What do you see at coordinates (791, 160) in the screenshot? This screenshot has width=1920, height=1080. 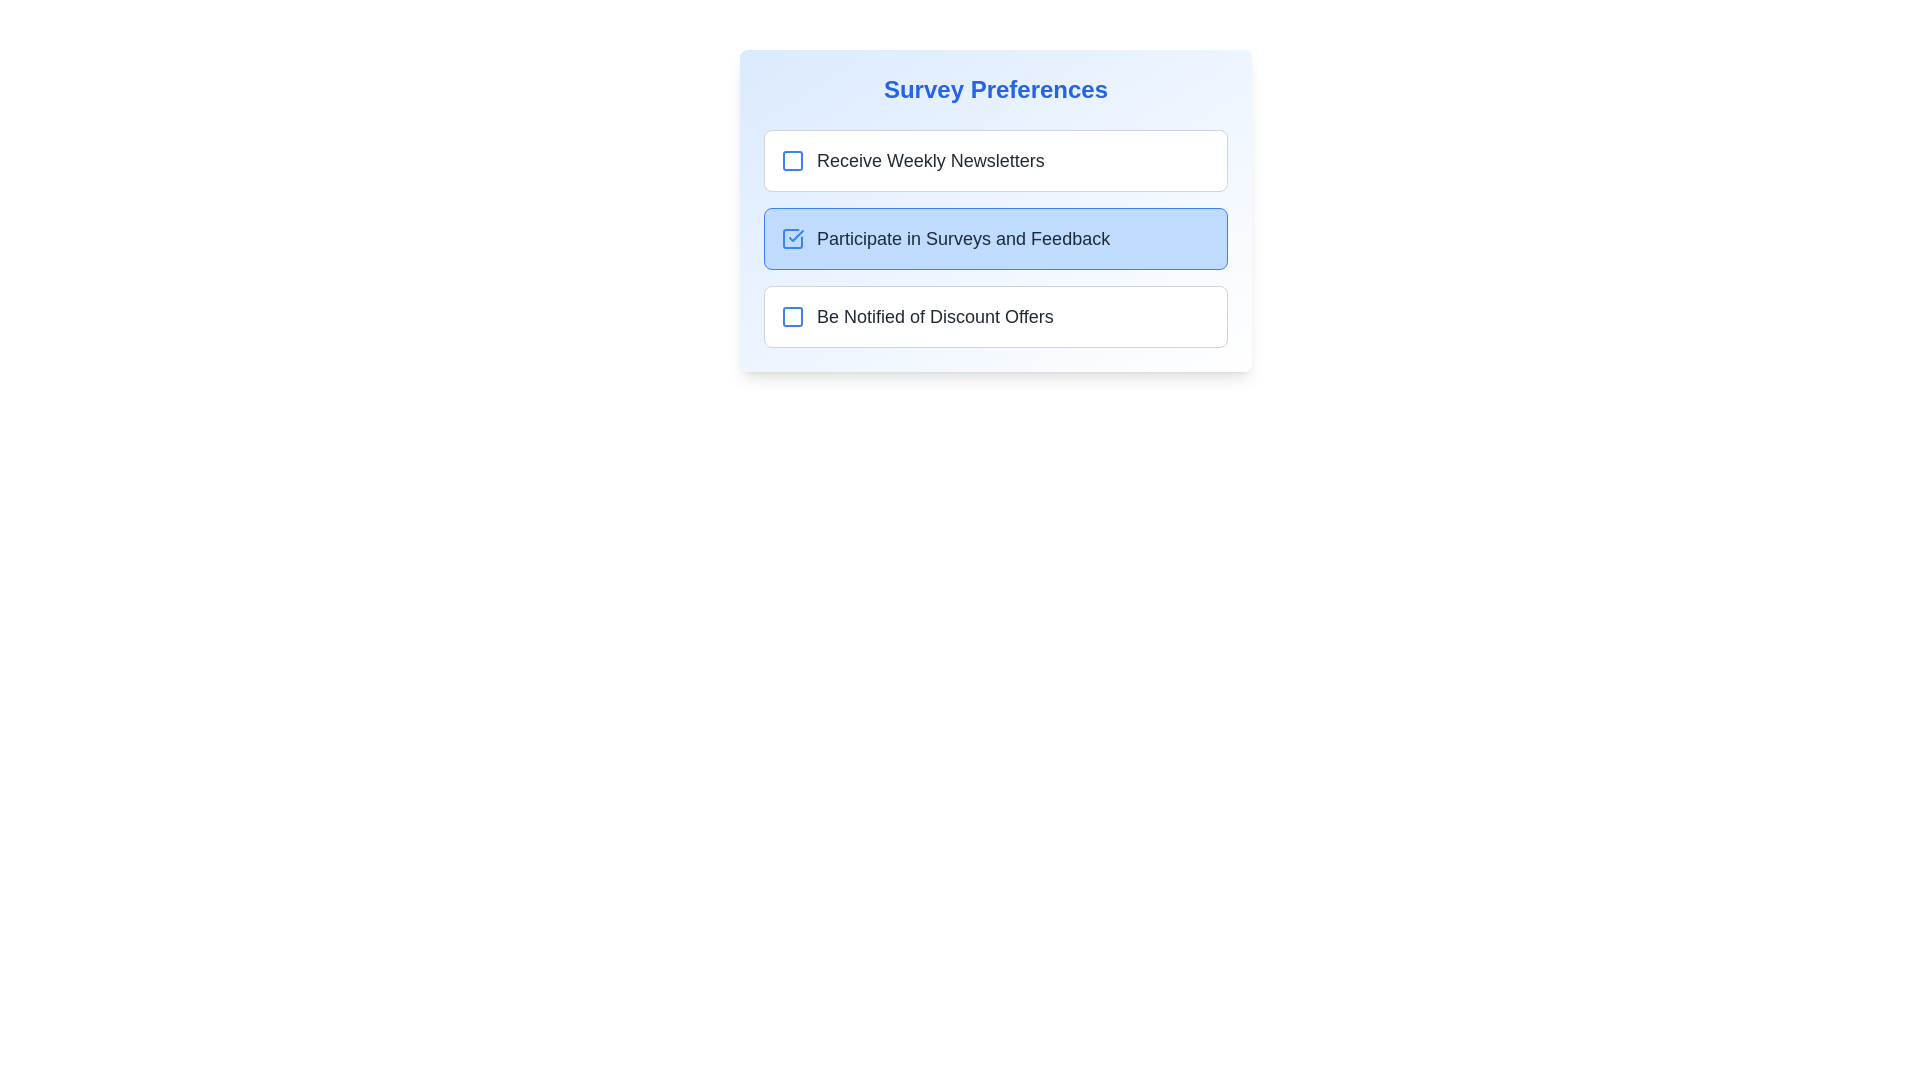 I see `the checkbox for 'Receive Weekly Newsletters'` at bounding box center [791, 160].